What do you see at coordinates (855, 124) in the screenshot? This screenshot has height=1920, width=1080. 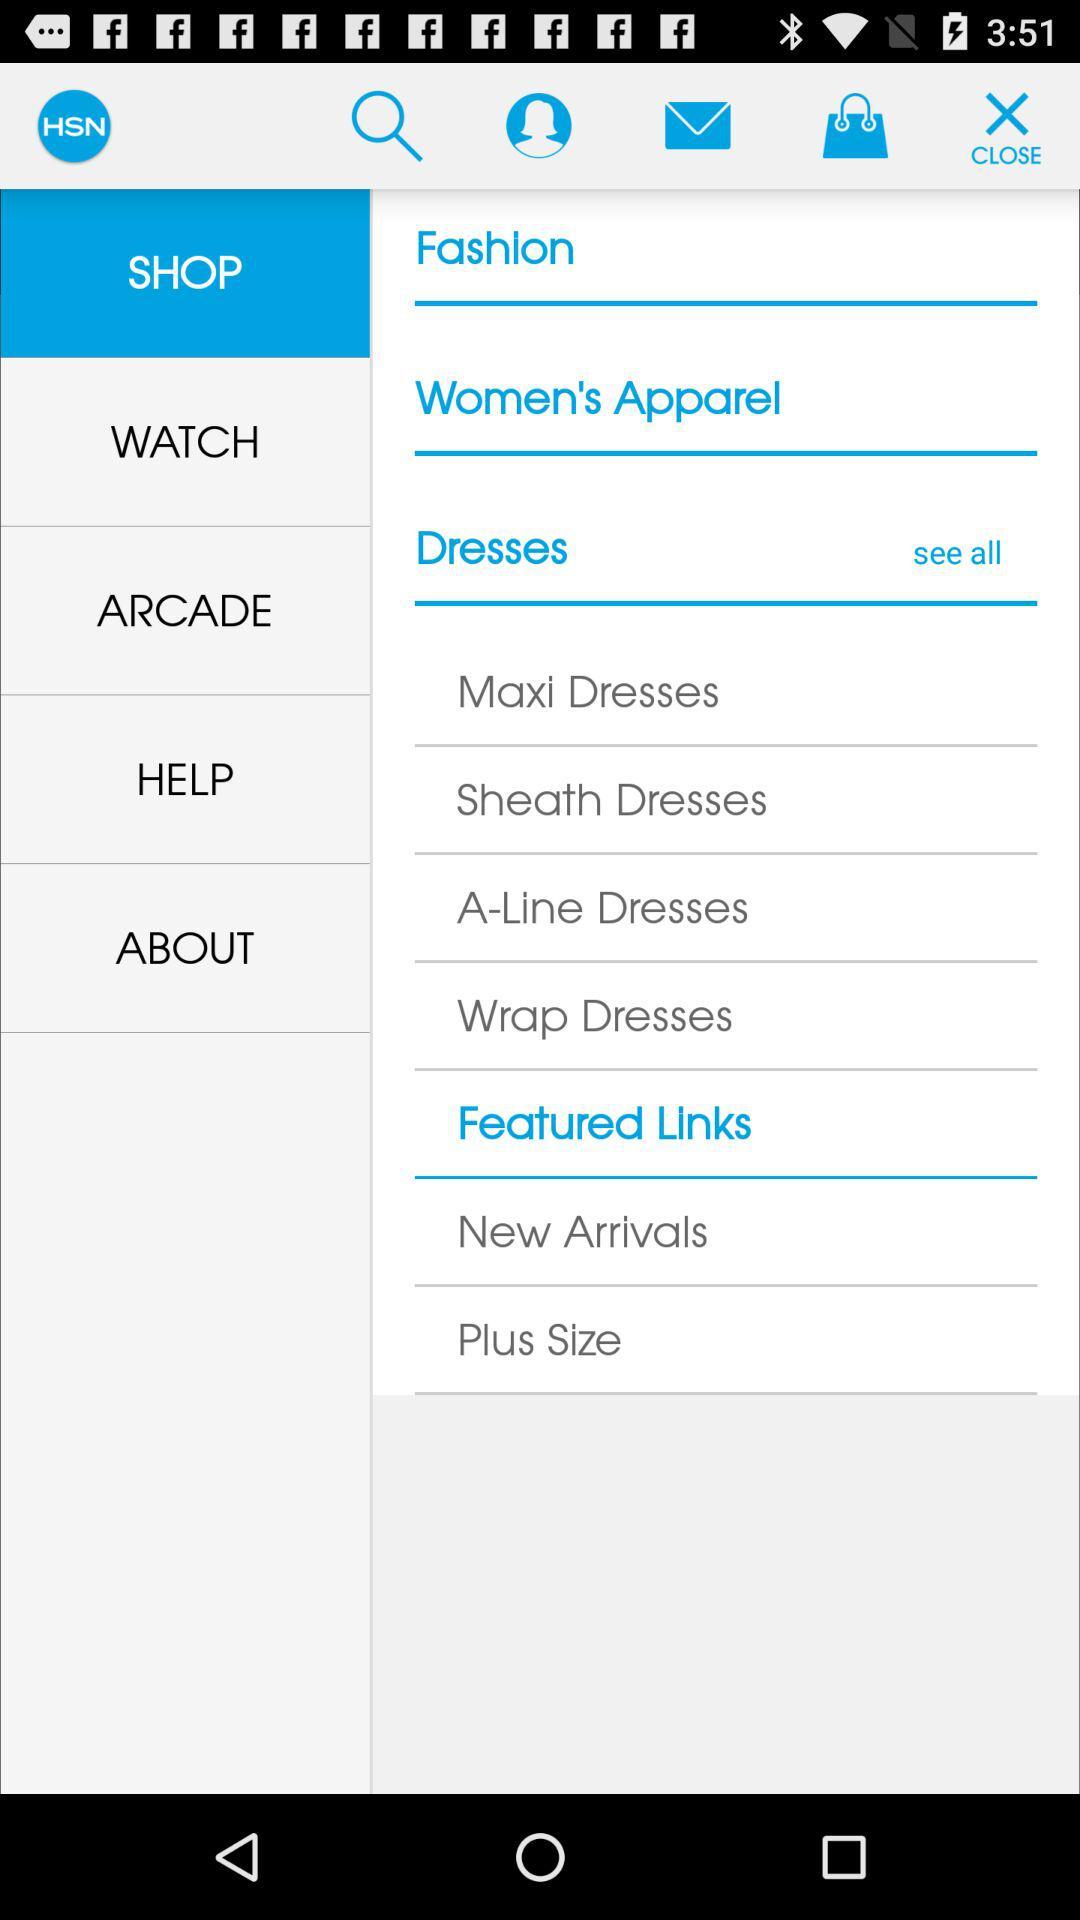 I see `open bag` at bounding box center [855, 124].